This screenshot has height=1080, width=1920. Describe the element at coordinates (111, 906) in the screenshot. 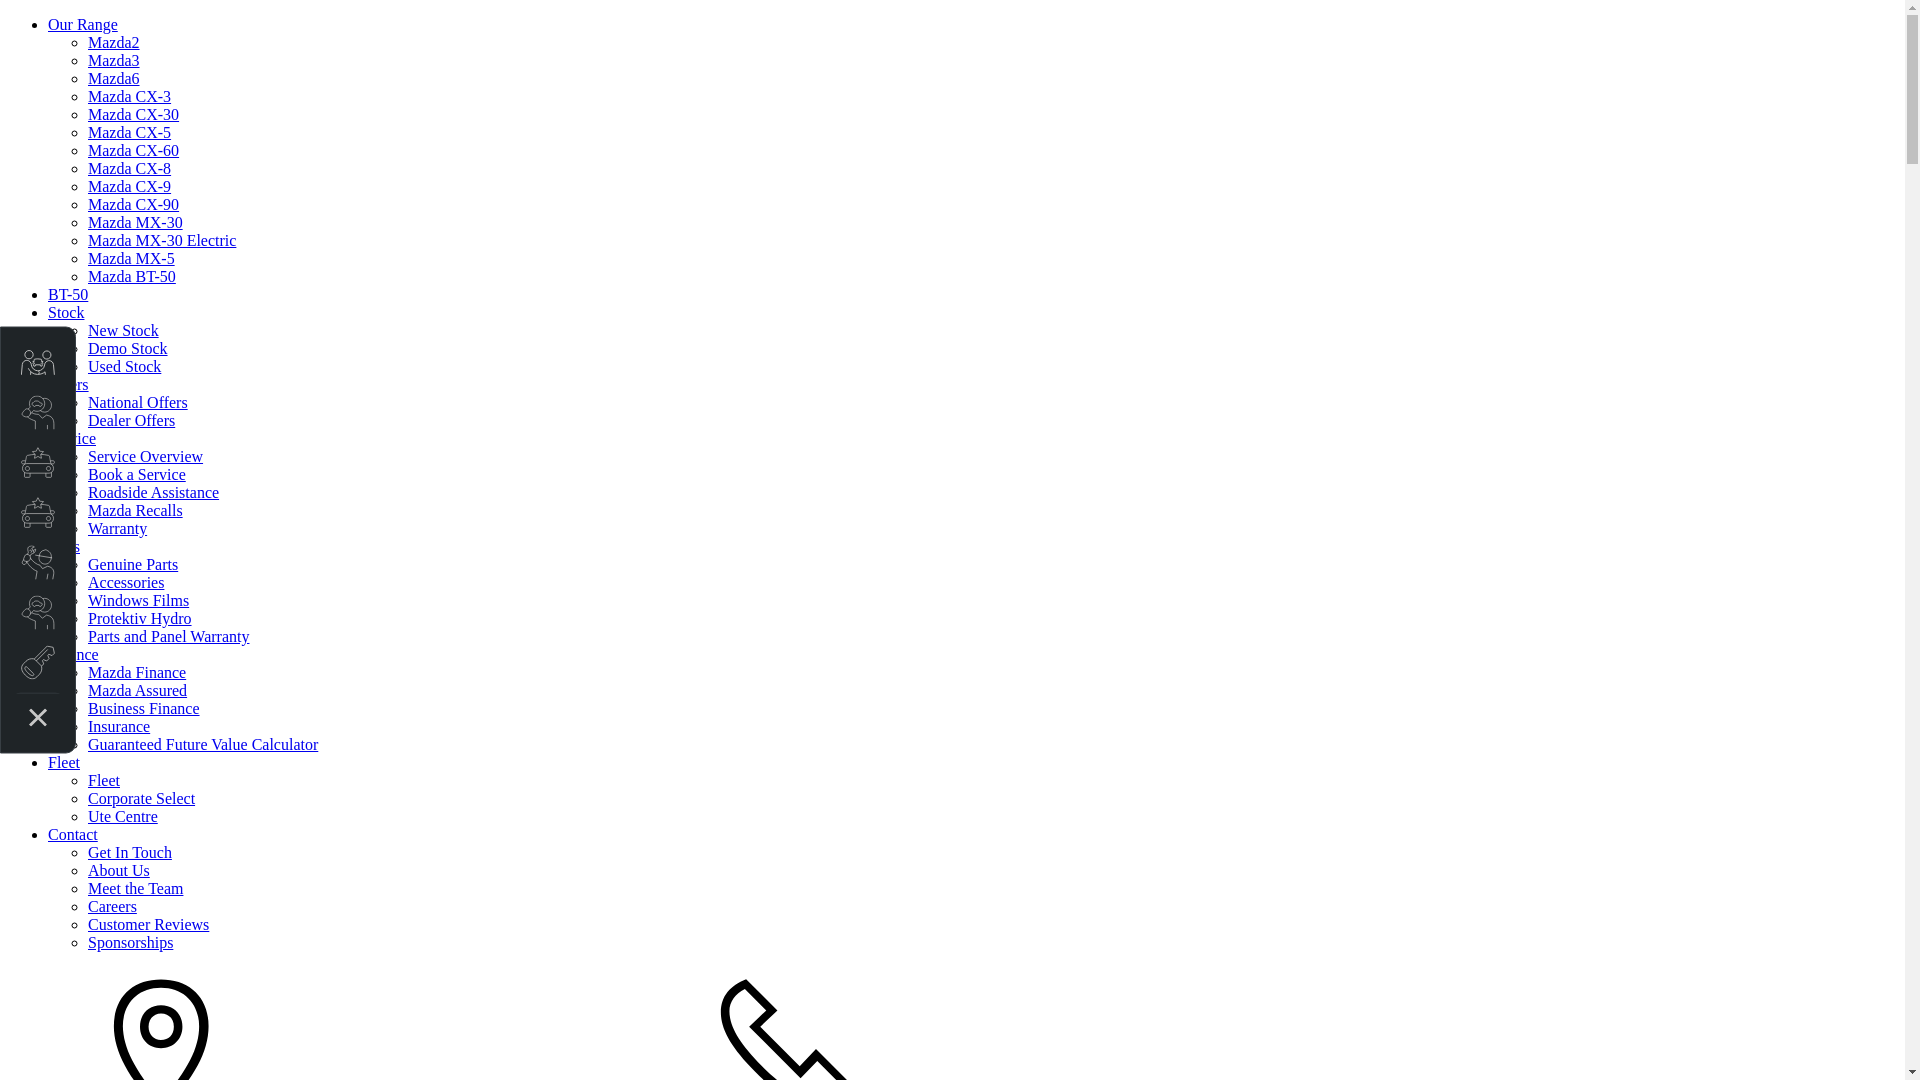

I see `'Careers'` at that location.